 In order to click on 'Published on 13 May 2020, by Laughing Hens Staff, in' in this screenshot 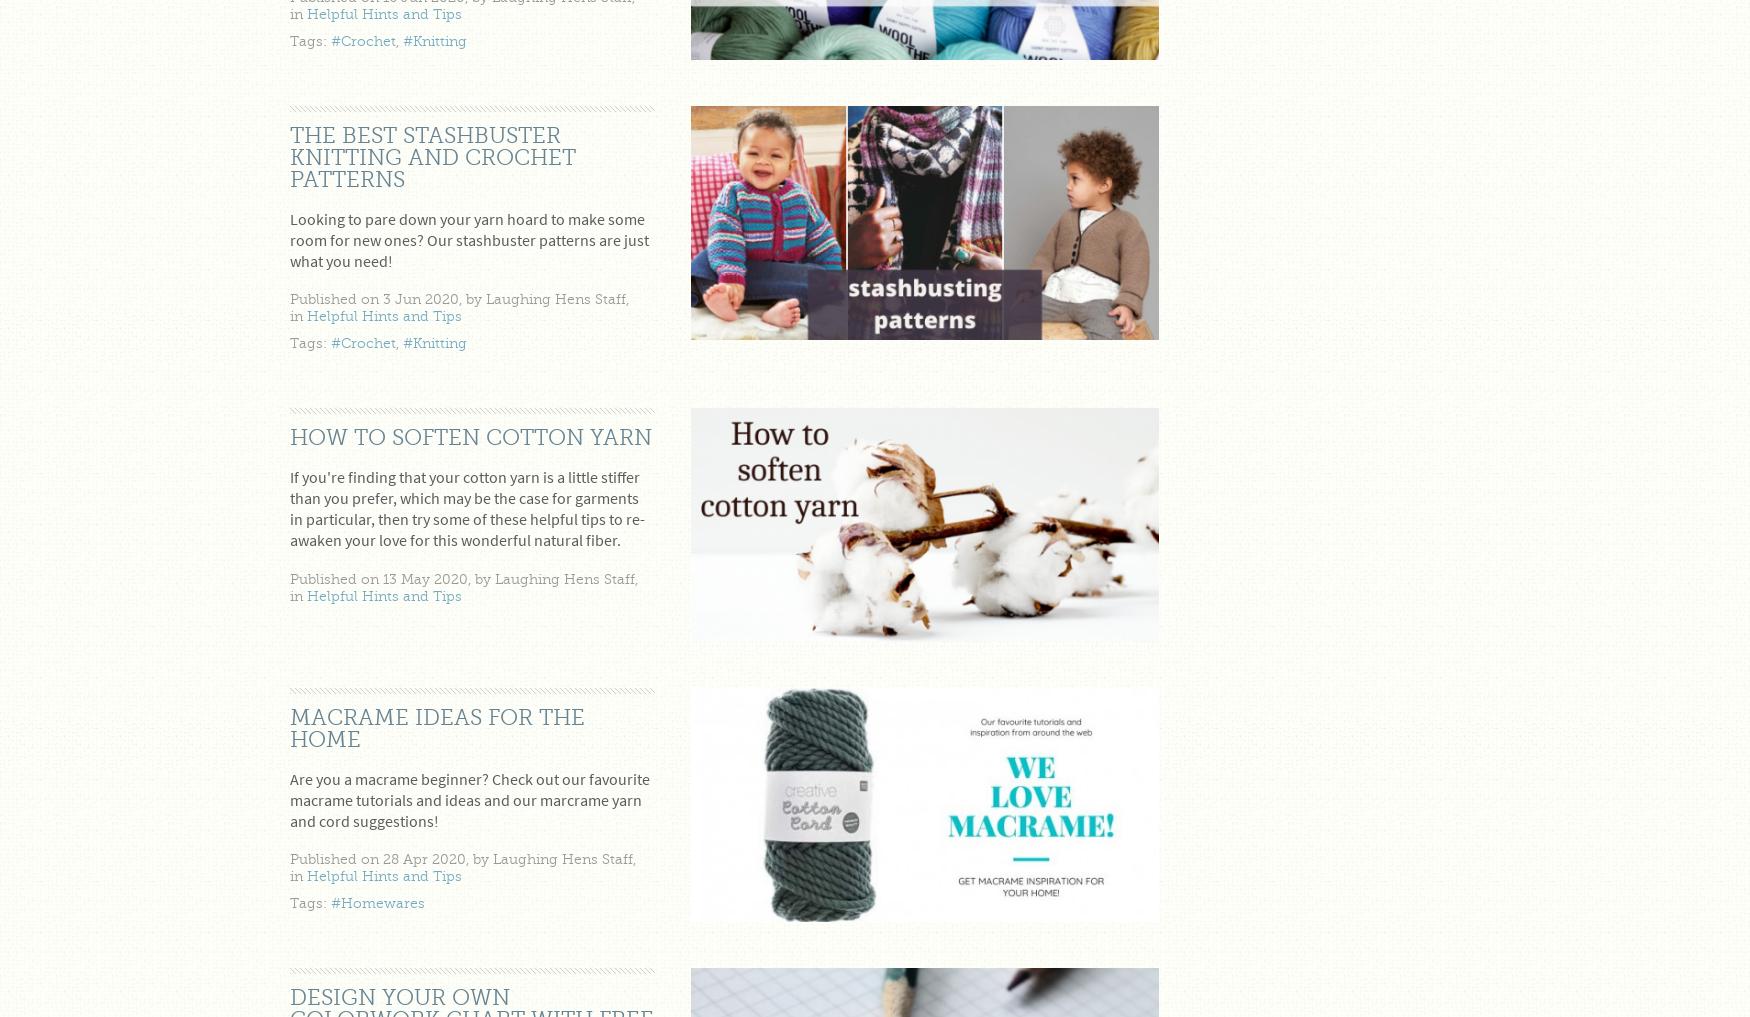, I will do `click(463, 586)`.